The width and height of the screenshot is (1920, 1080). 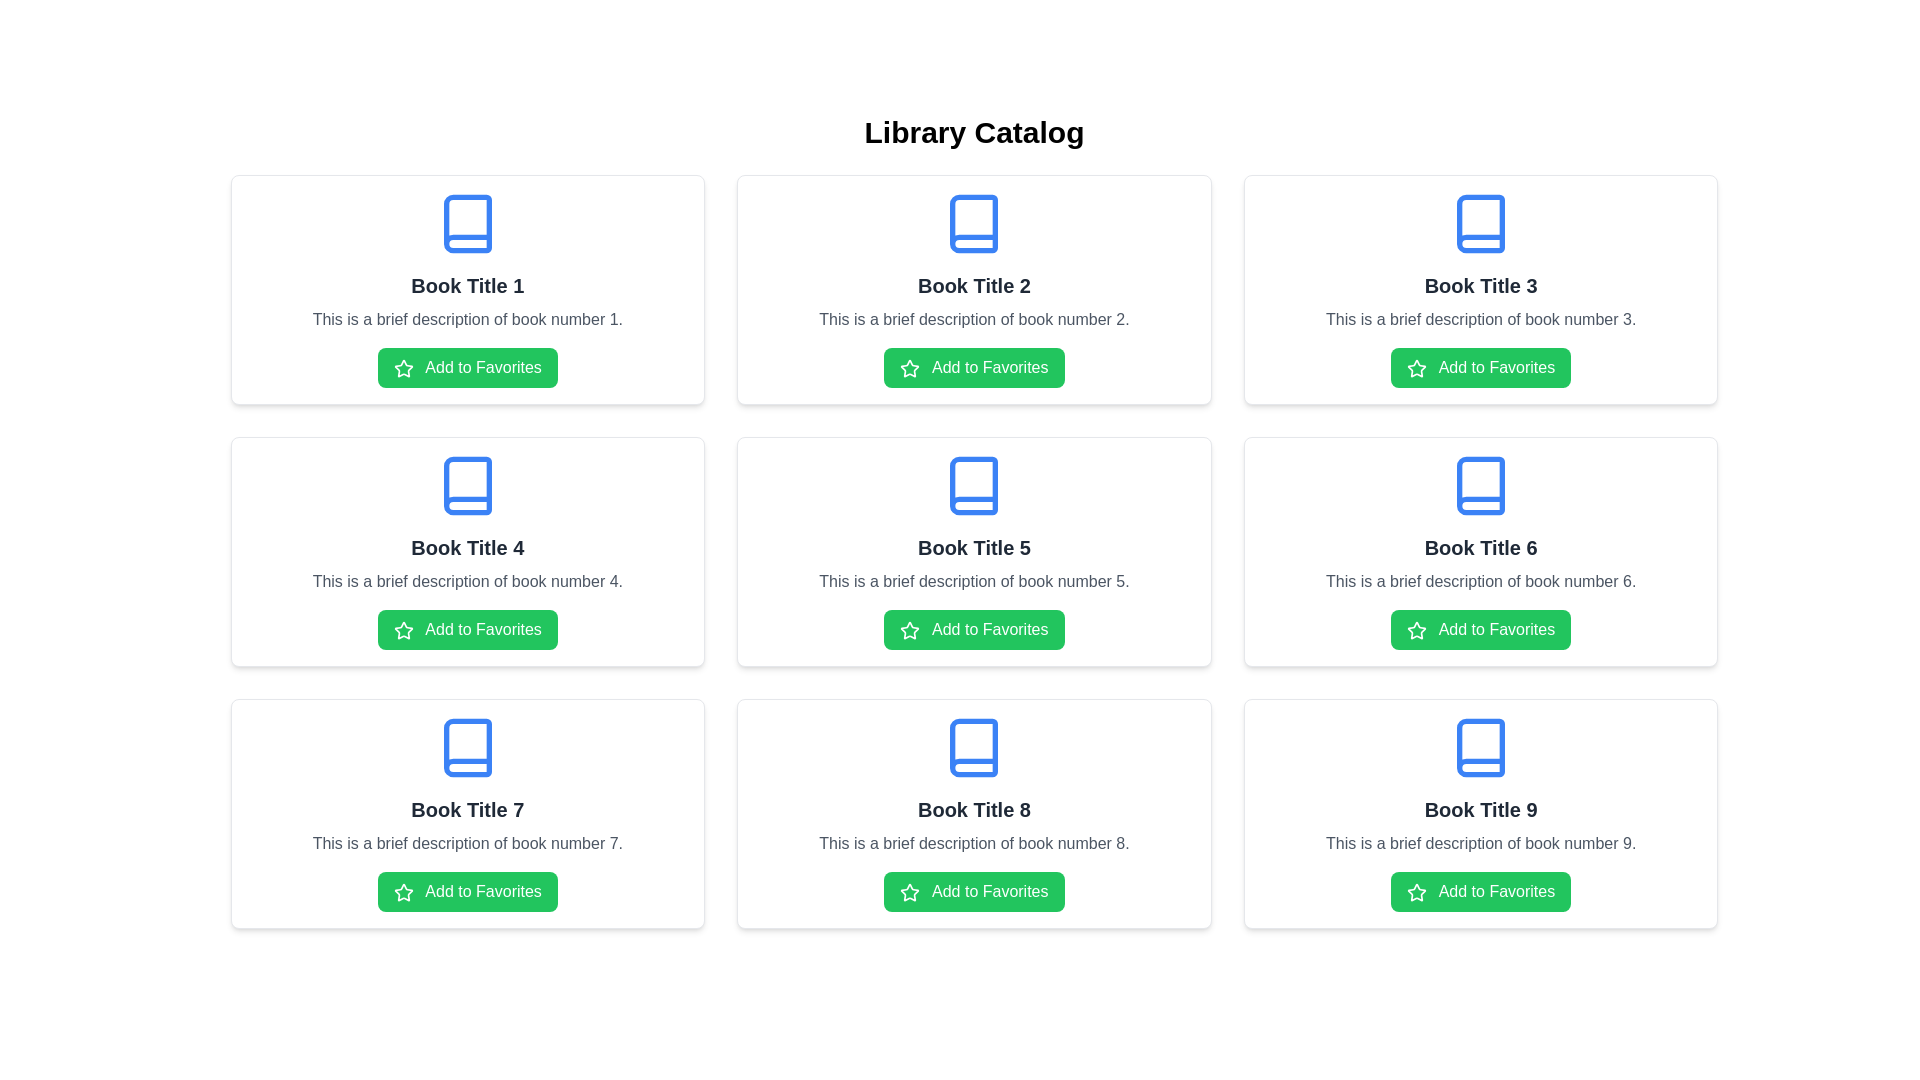 What do you see at coordinates (1481, 810) in the screenshot?
I see `the text element displaying the name or title of the book located in the bottom-right corner of the card within a 3x3 grid of book cards` at bounding box center [1481, 810].